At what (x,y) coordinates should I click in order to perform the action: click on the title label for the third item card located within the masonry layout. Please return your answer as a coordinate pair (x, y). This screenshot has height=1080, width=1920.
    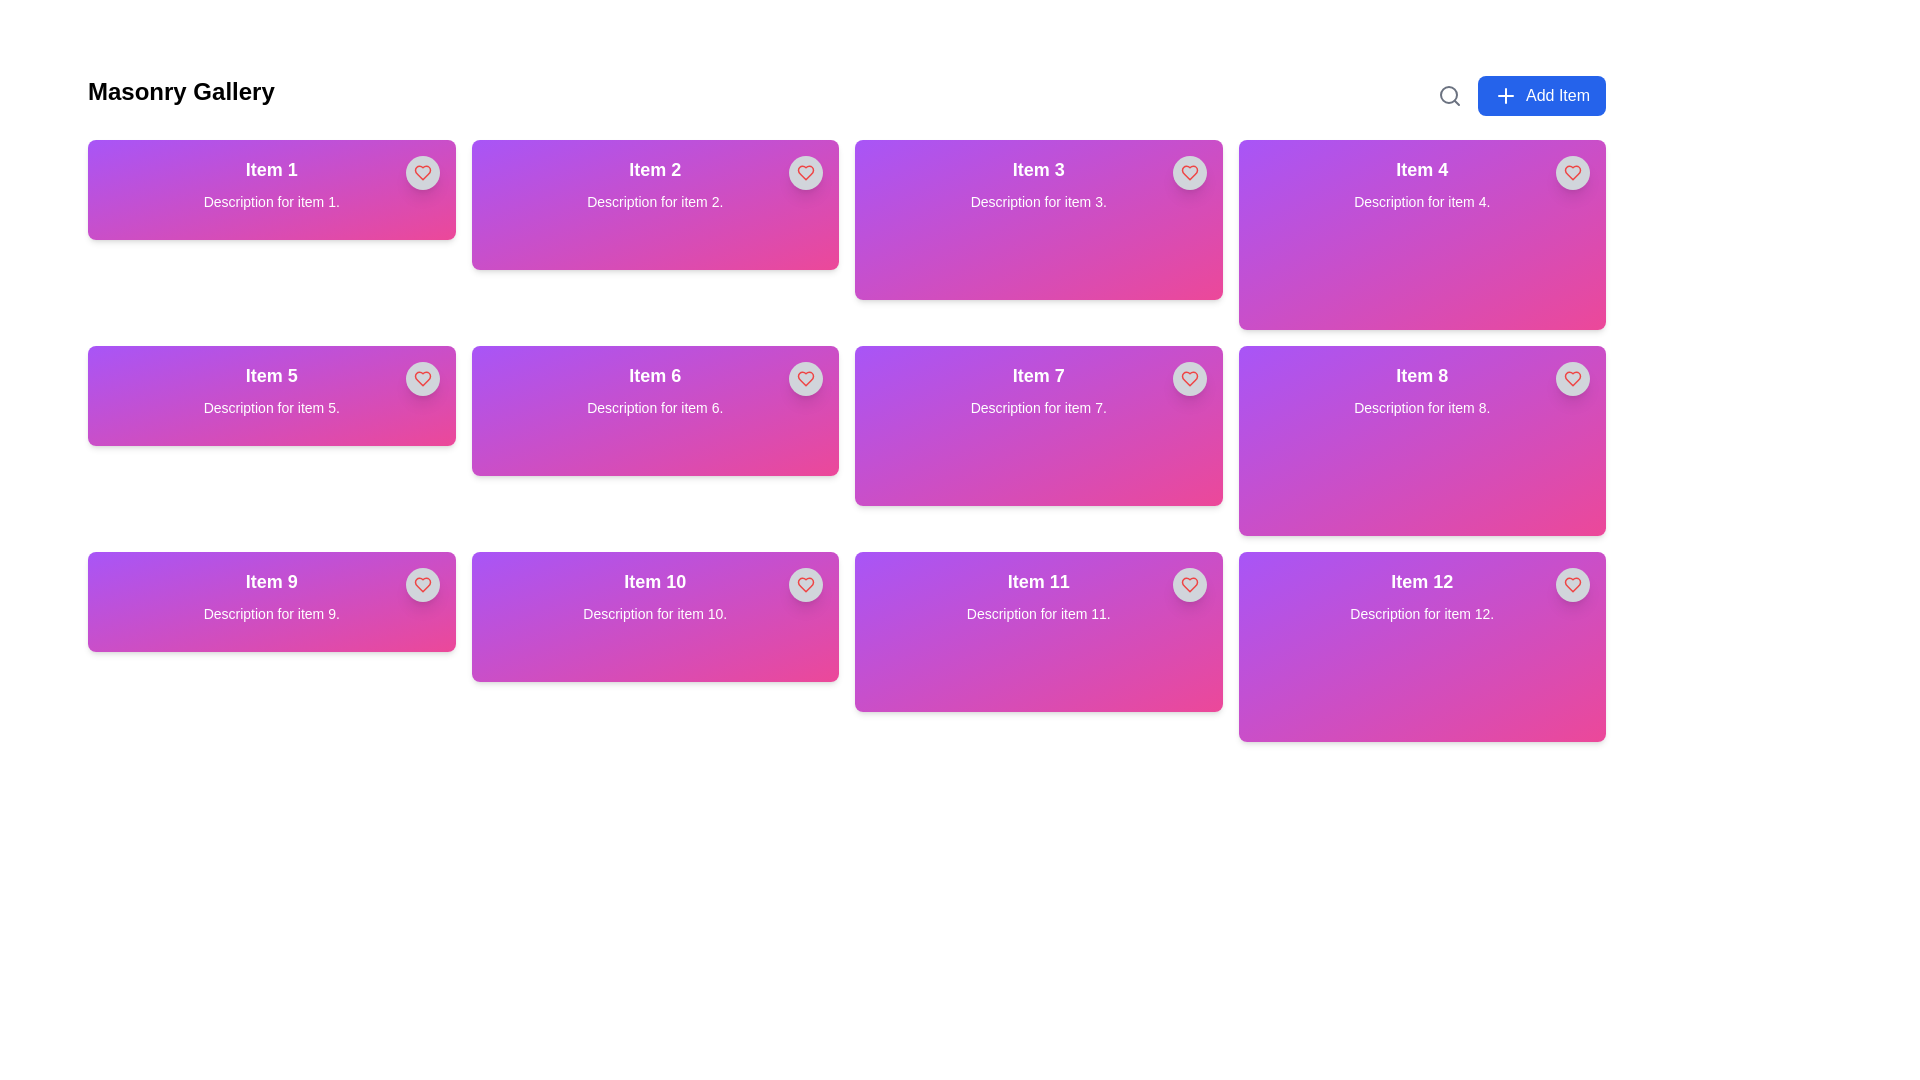
    Looking at the image, I should click on (1038, 168).